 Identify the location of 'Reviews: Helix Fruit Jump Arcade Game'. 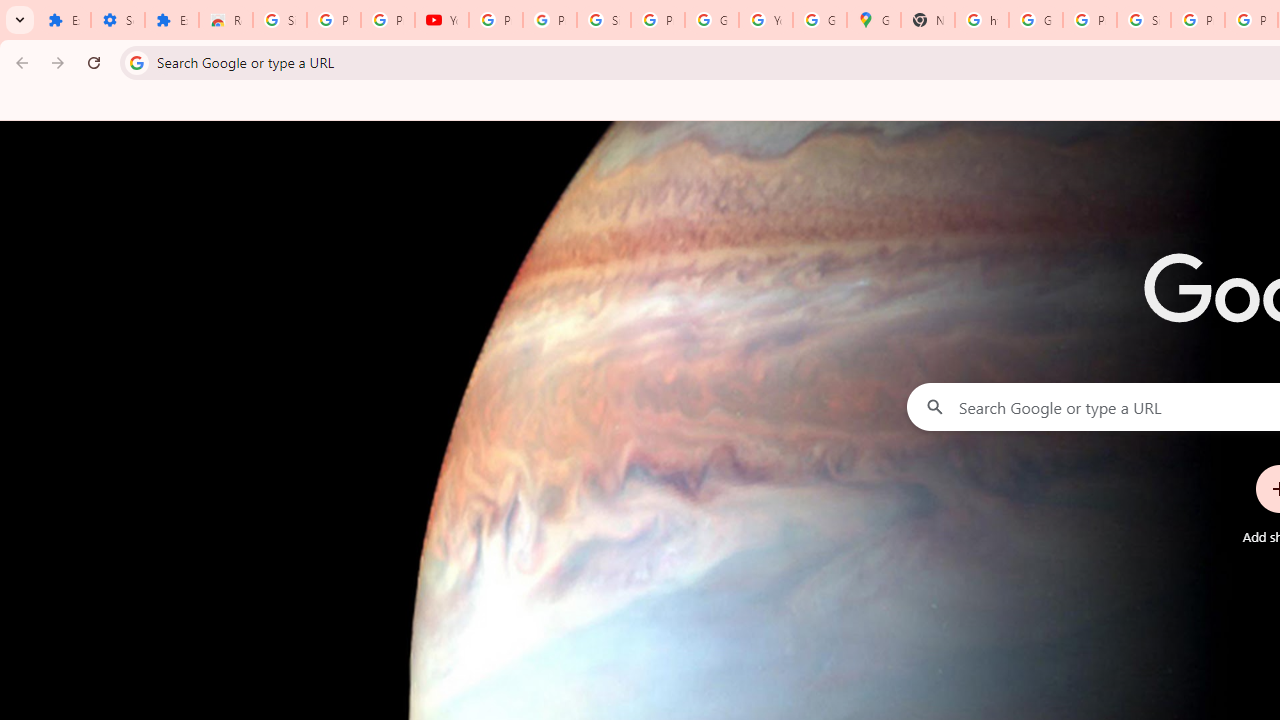
(225, 20).